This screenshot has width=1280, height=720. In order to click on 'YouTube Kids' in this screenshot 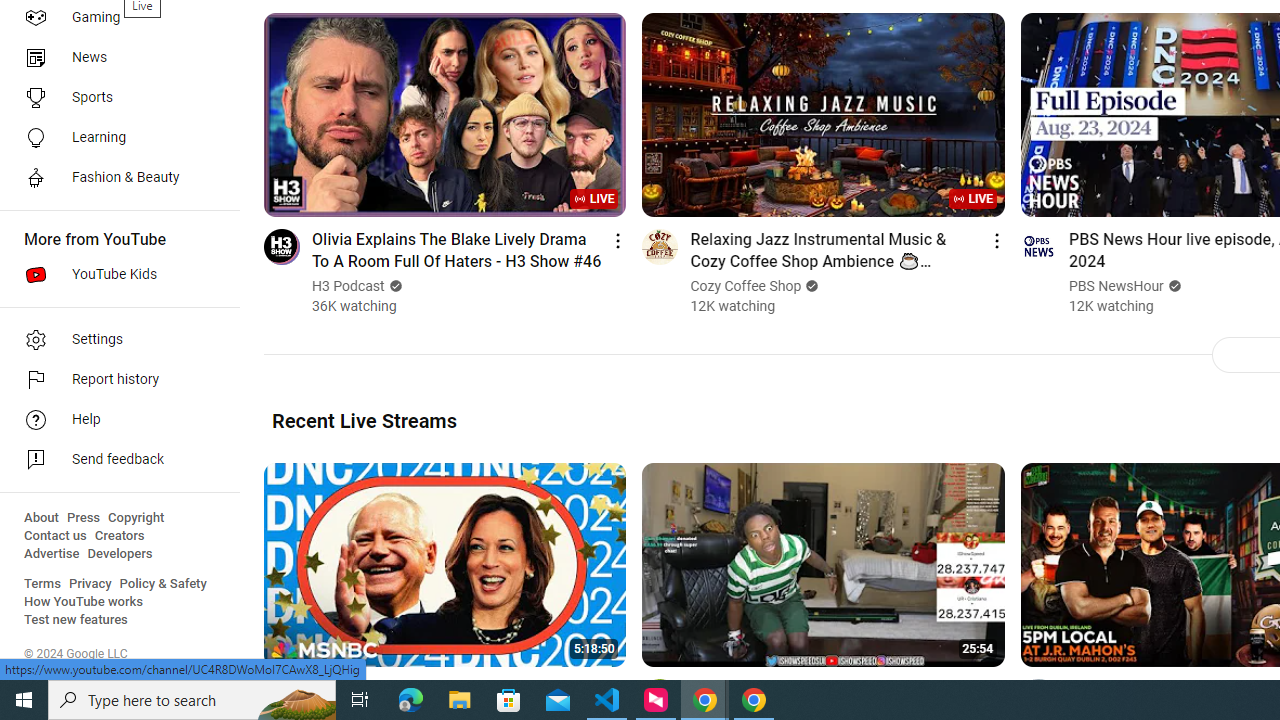, I will do `click(112, 275)`.